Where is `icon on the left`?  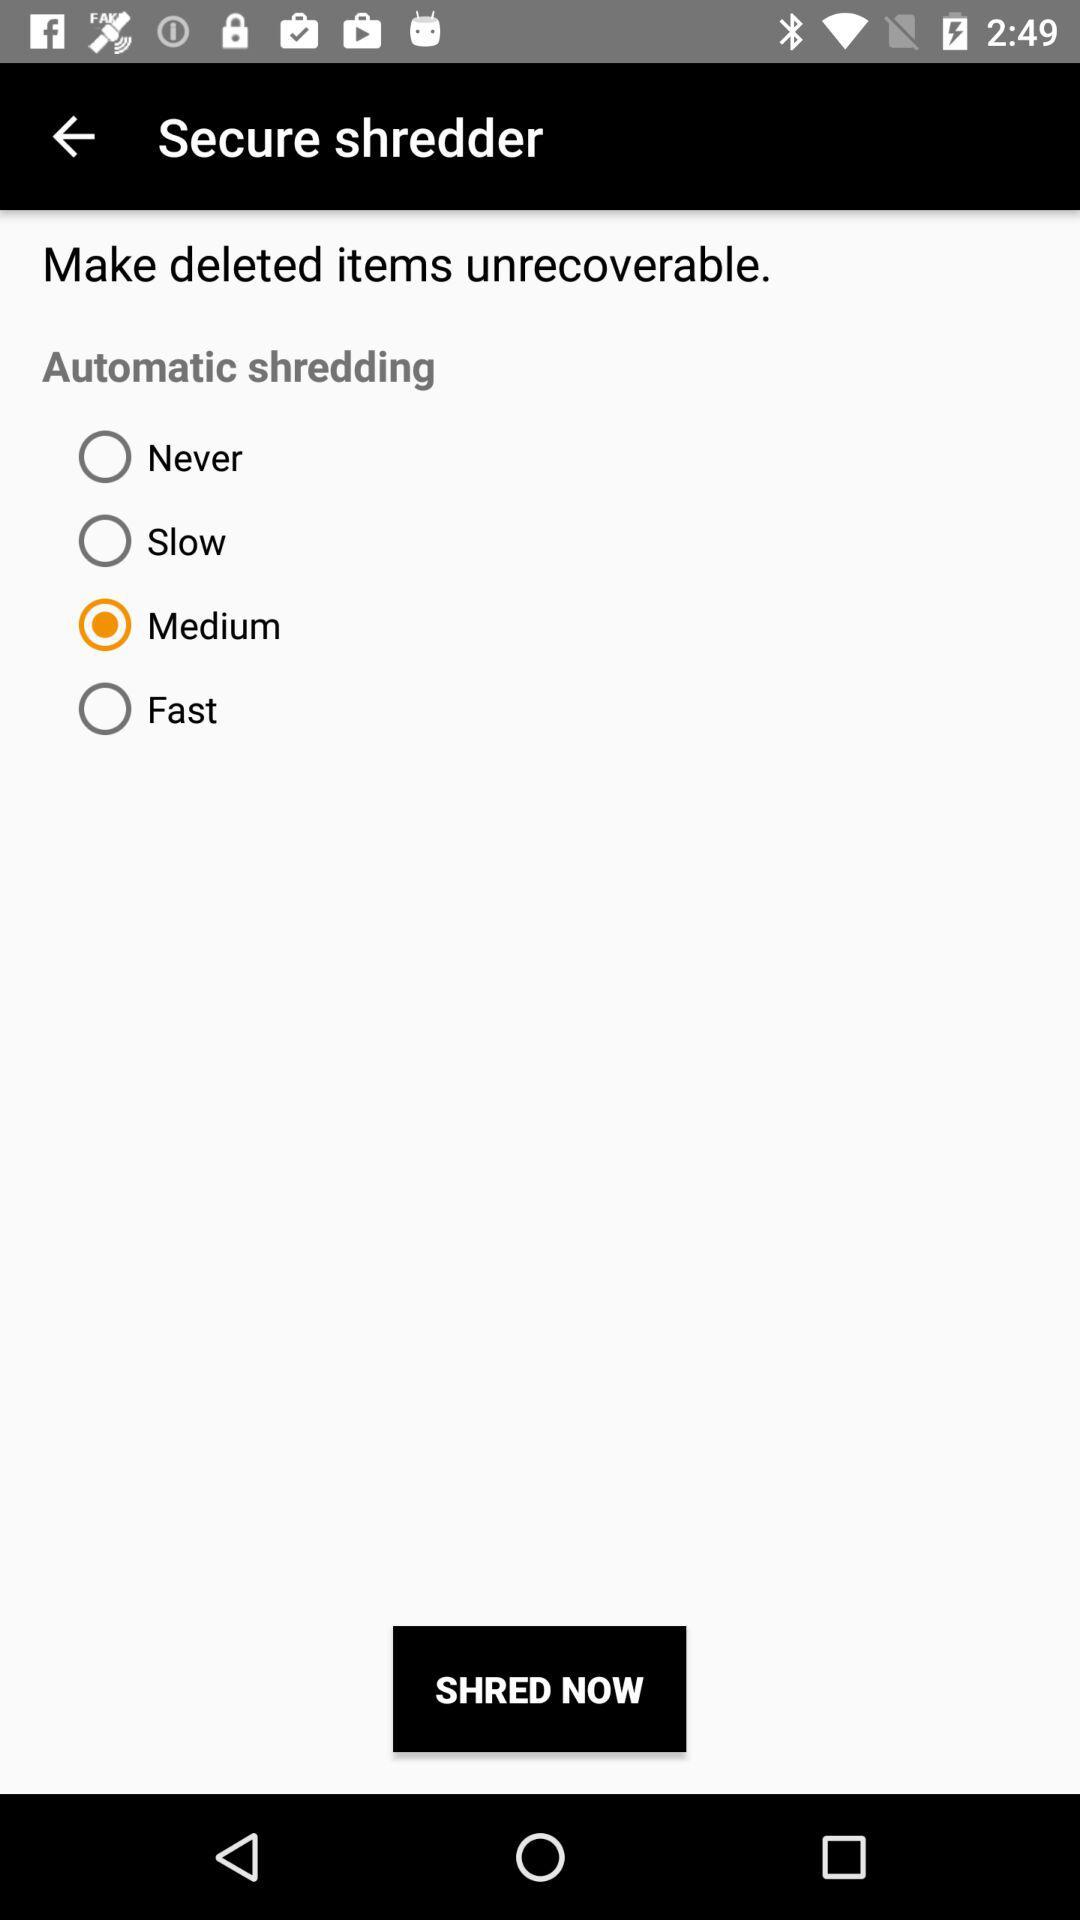 icon on the left is located at coordinates (139, 708).